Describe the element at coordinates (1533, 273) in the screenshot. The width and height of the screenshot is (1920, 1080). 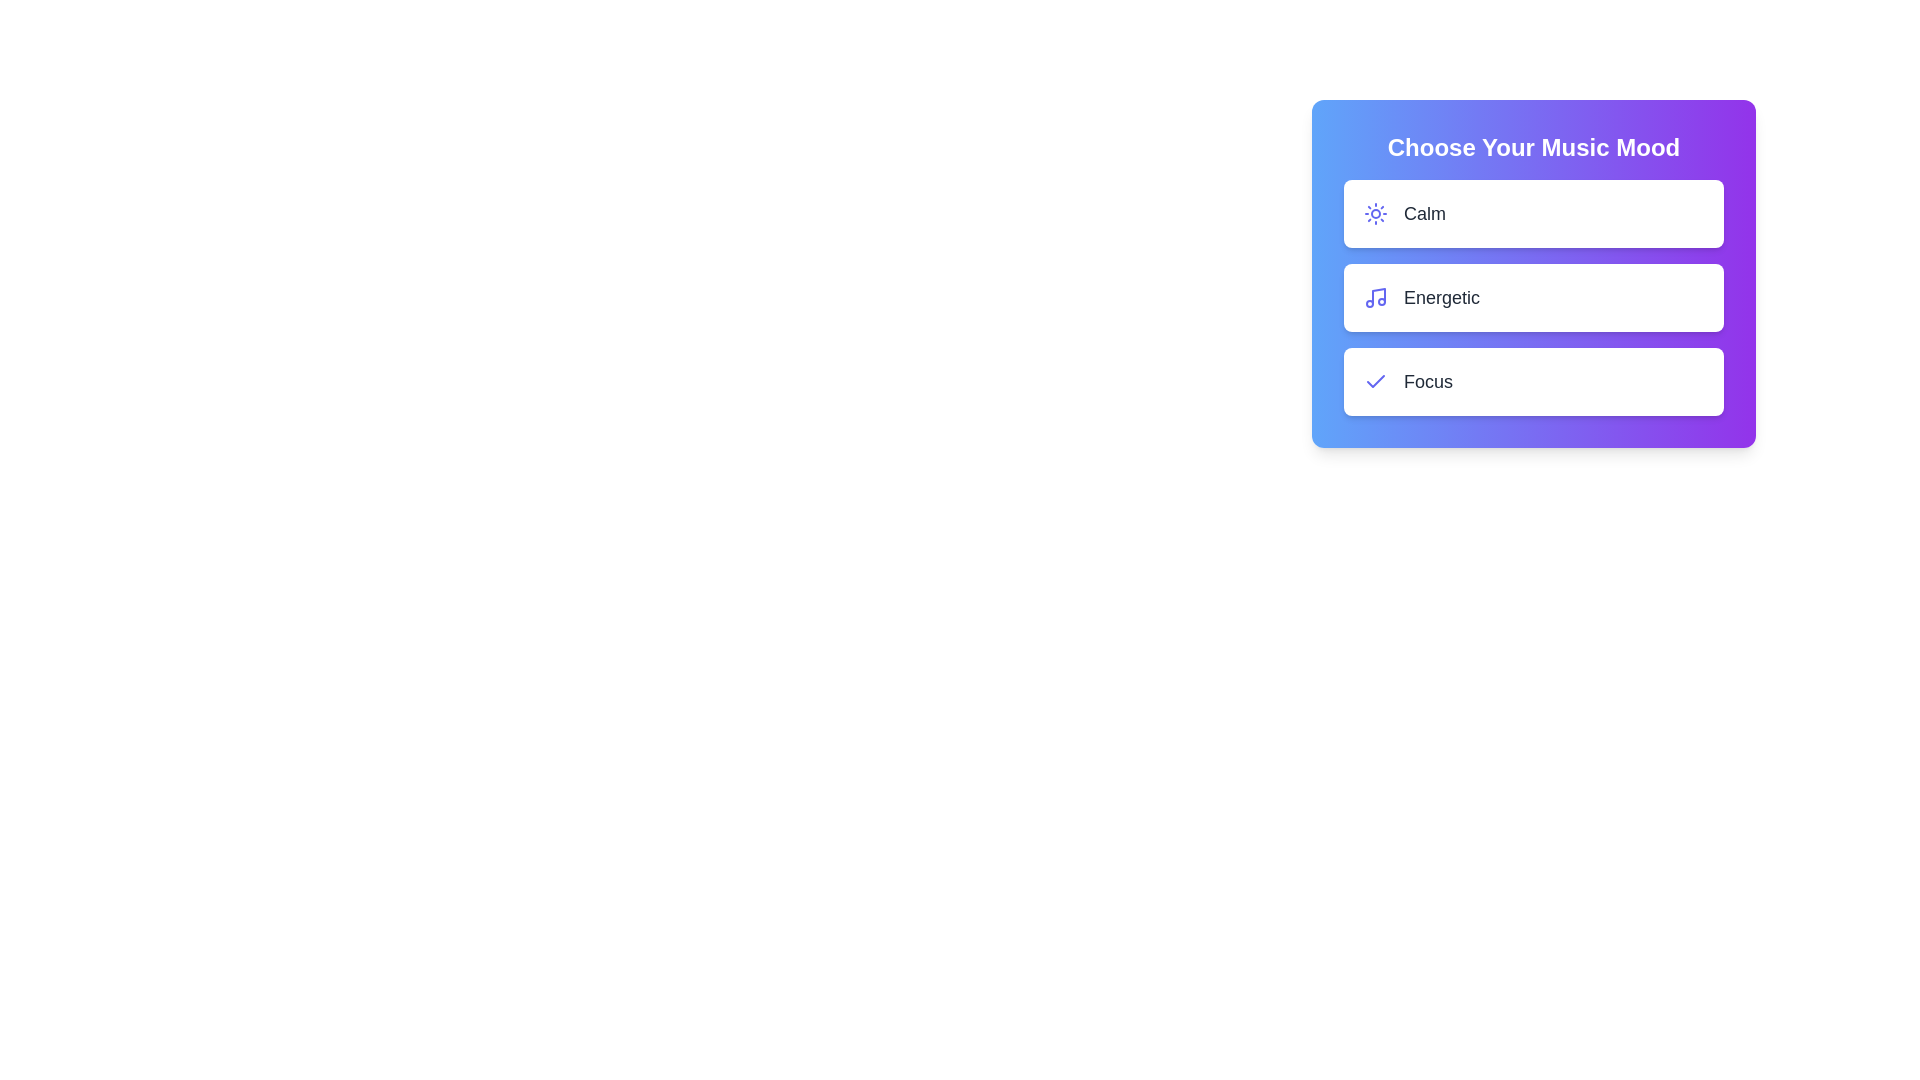
I see `the 'Energetic' button, which is a rounded rectangular button located below the text 'Choose Your Music Mood' in the card-like UI component with a gradient background` at that location.